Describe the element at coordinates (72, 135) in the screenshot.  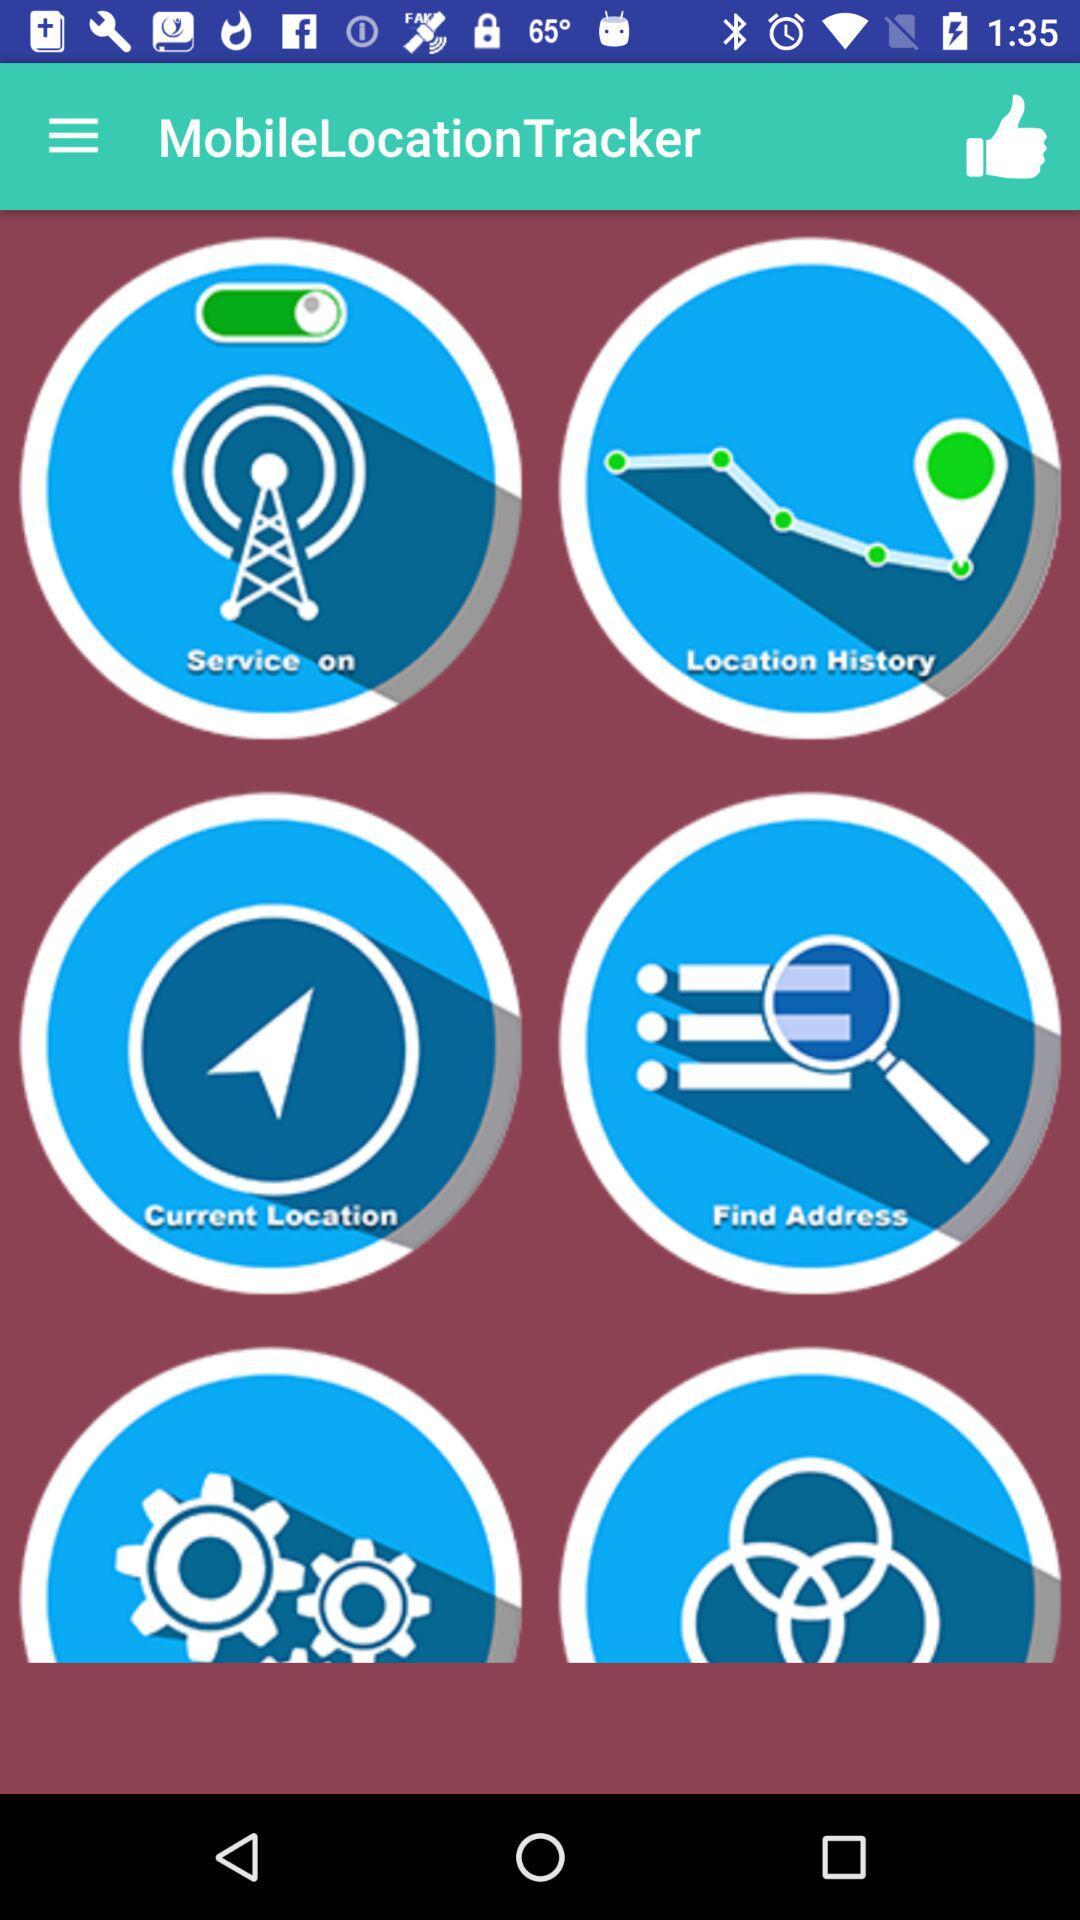
I see `the app to the left of the mobilelocationtracker item` at that location.